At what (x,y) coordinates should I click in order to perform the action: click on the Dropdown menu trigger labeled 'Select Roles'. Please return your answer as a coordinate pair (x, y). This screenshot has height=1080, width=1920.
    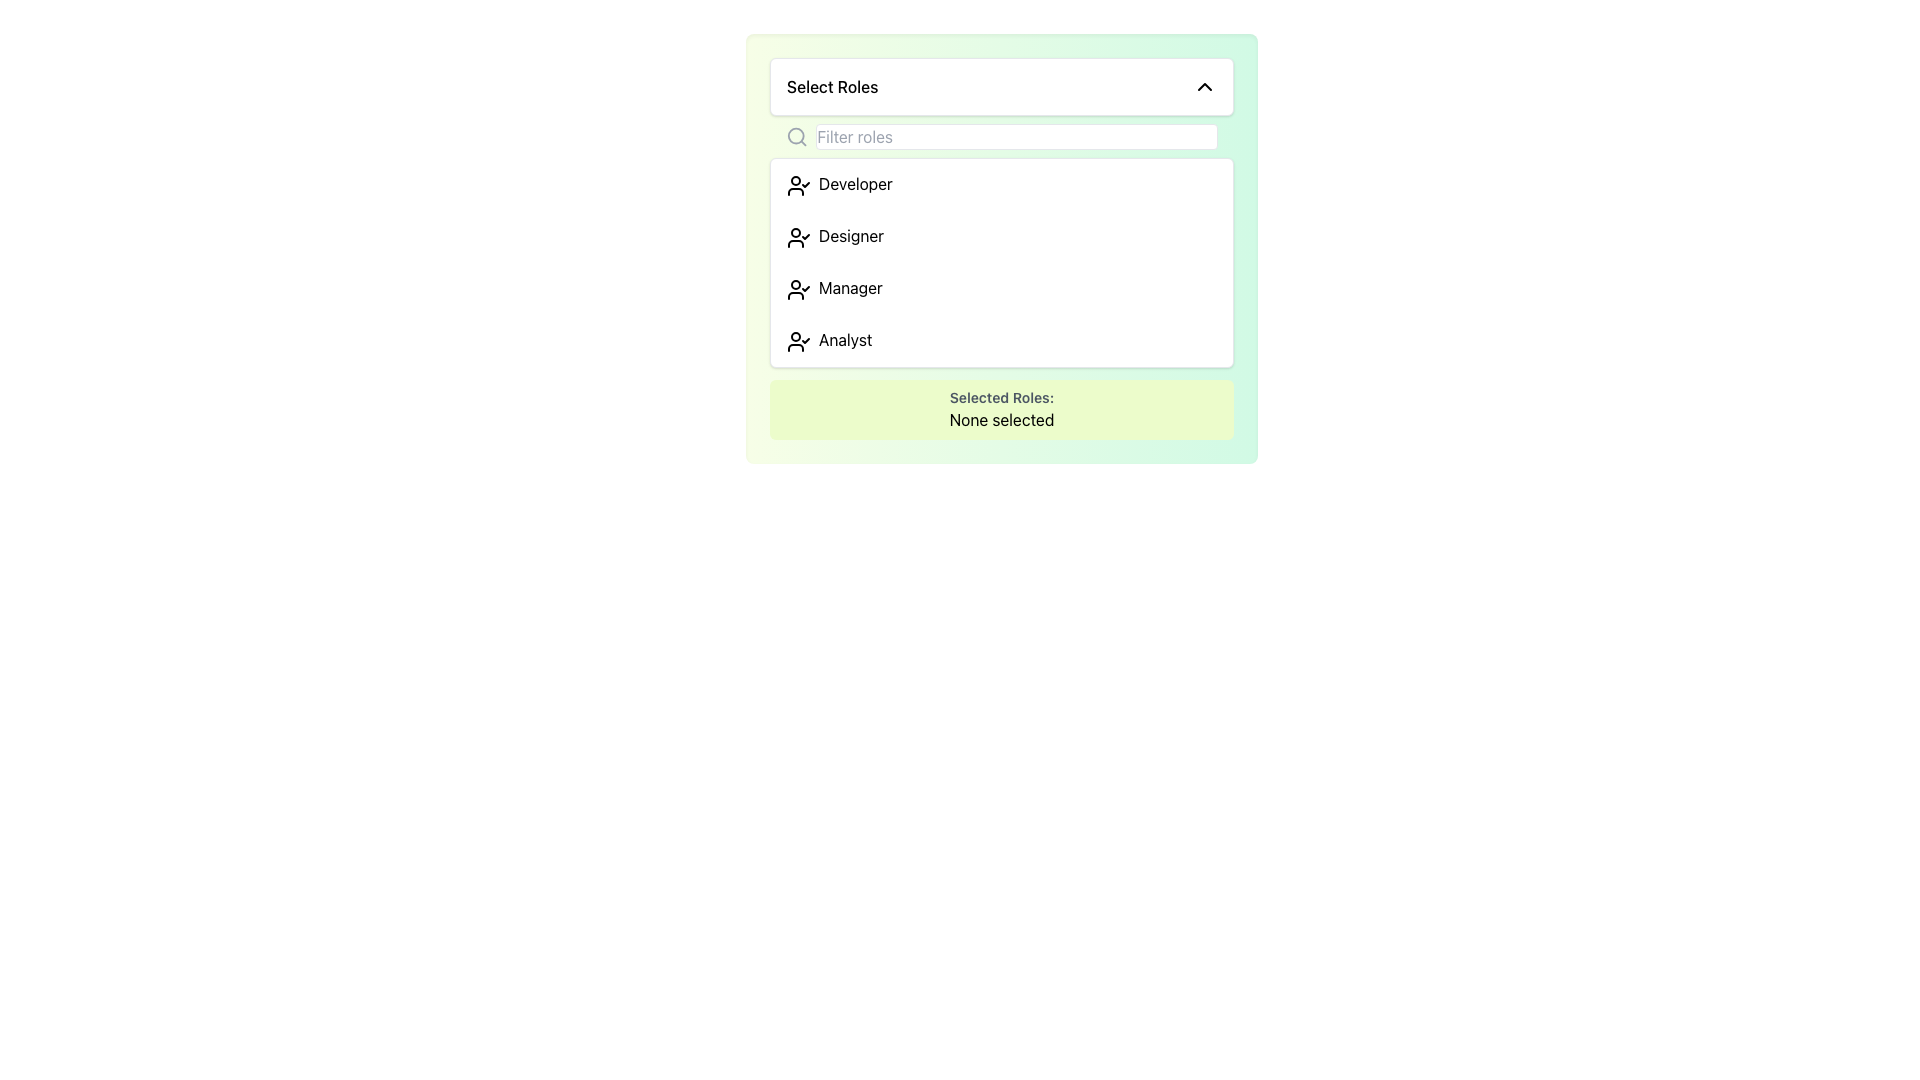
    Looking at the image, I should click on (1002, 86).